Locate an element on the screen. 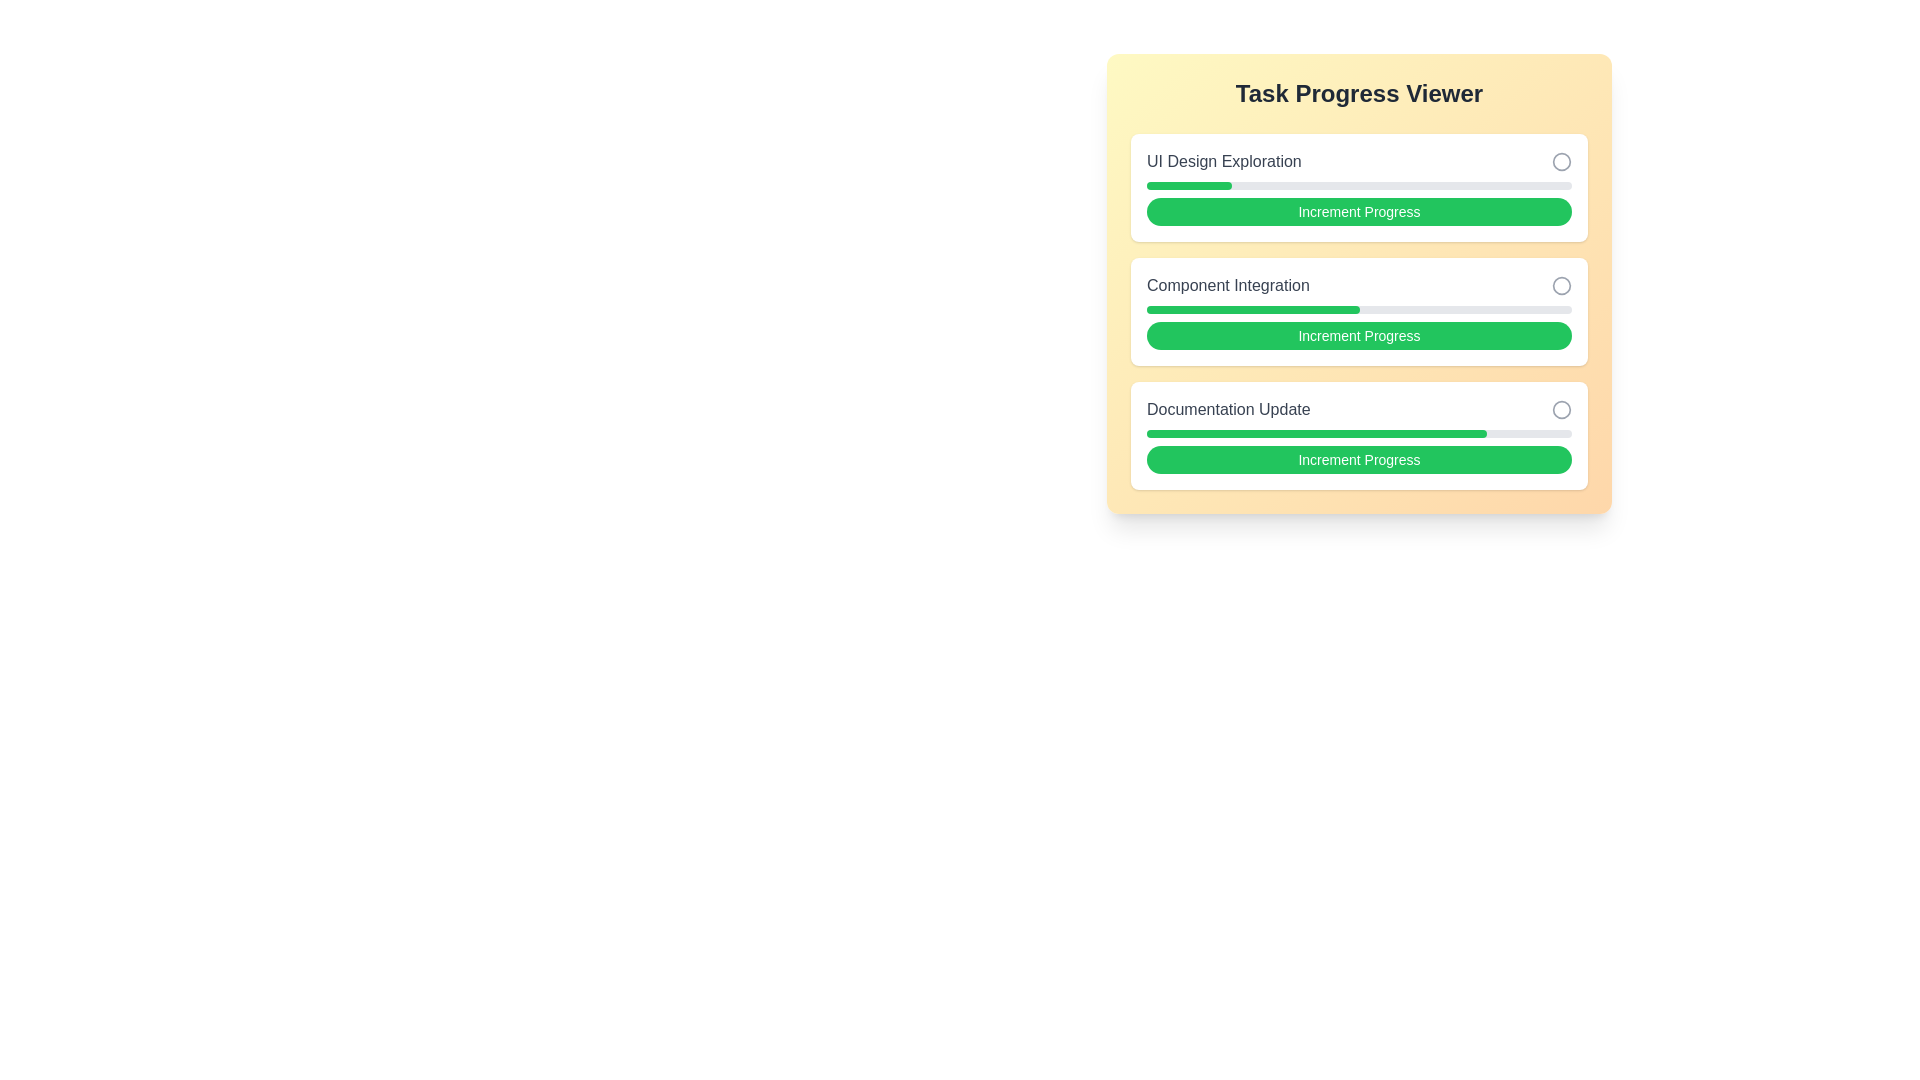 This screenshot has width=1920, height=1080. the green progress bar indicating progress in the 'UI Design Exploration' section, which is the first progress indicator in the list, located below the label and above the increment button is located at coordinates (1189, 185).